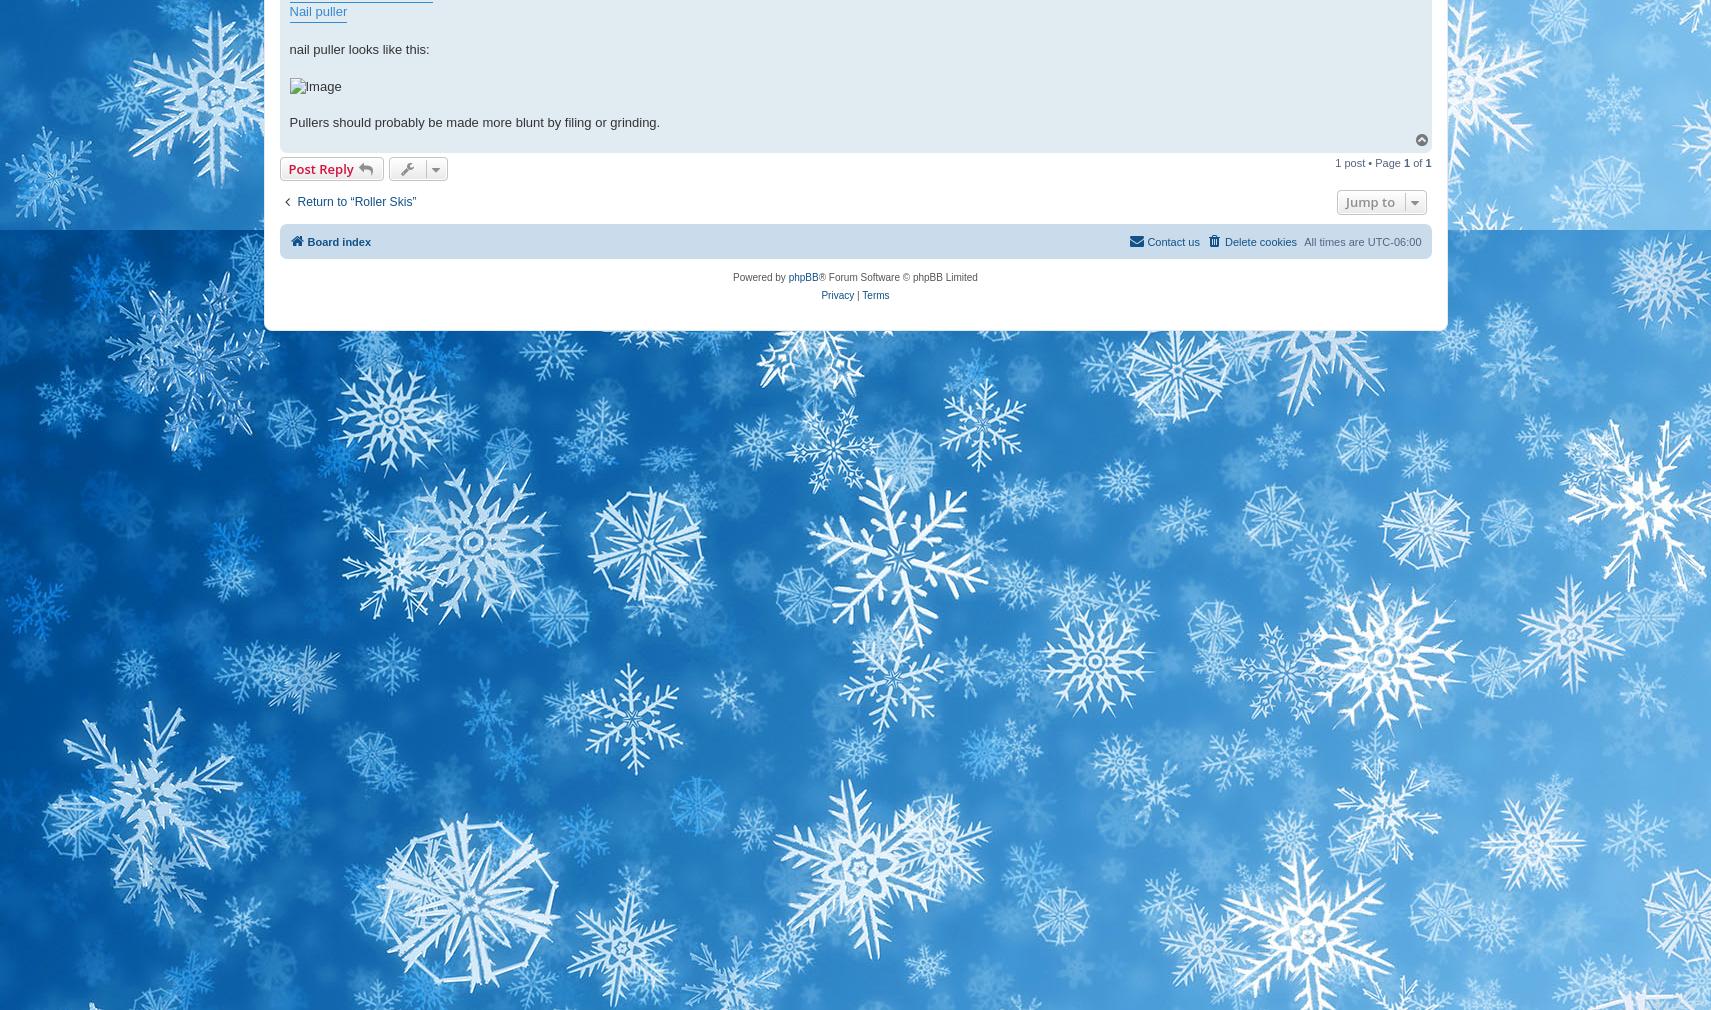 Image resolution: width=1711 pixels, height=1010 pixels. What do you see at coordinates (297, 201) in the screenshot?
I see `'Return to “Roller Skis”'` at bounding box center [297, 201].